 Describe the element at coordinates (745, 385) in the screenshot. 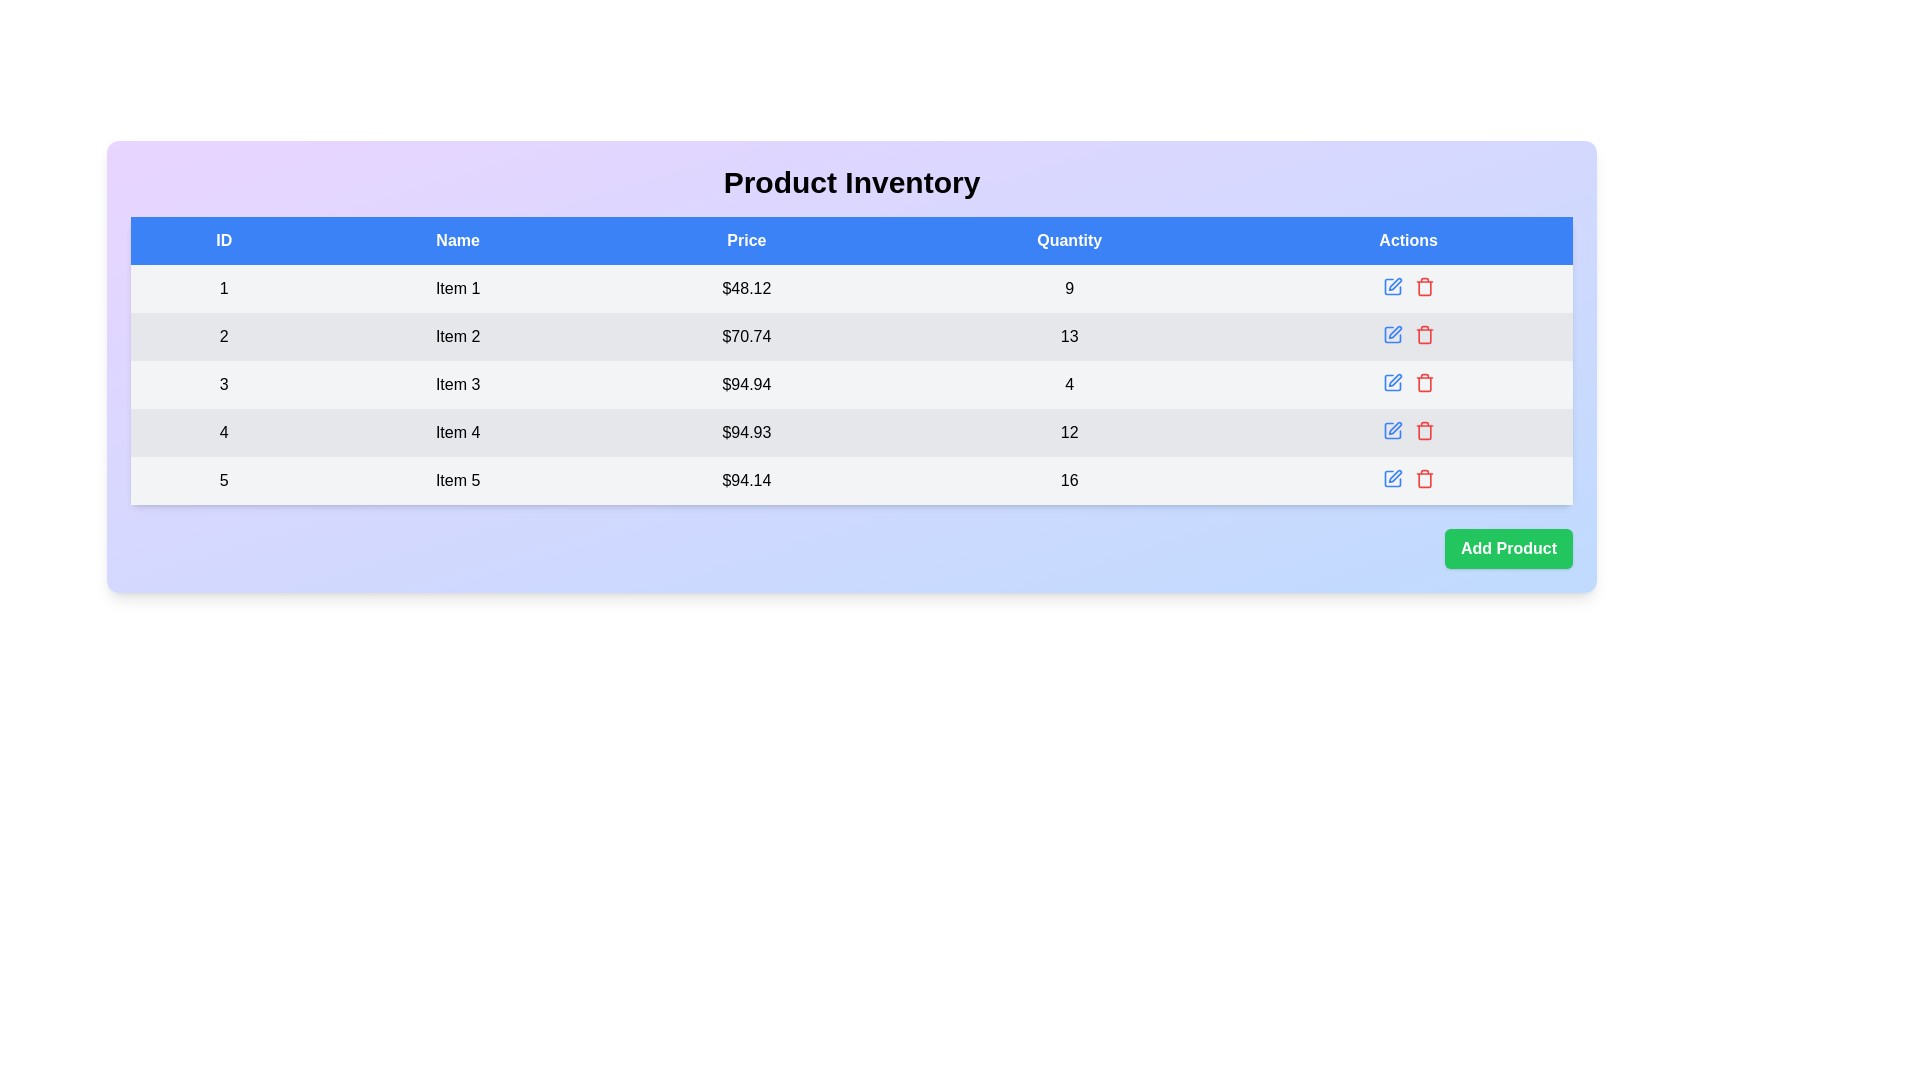

I see `price value displayed as "$94.94" in black text centered within the table cell of the "Price" column for "Item 3"` at that location.